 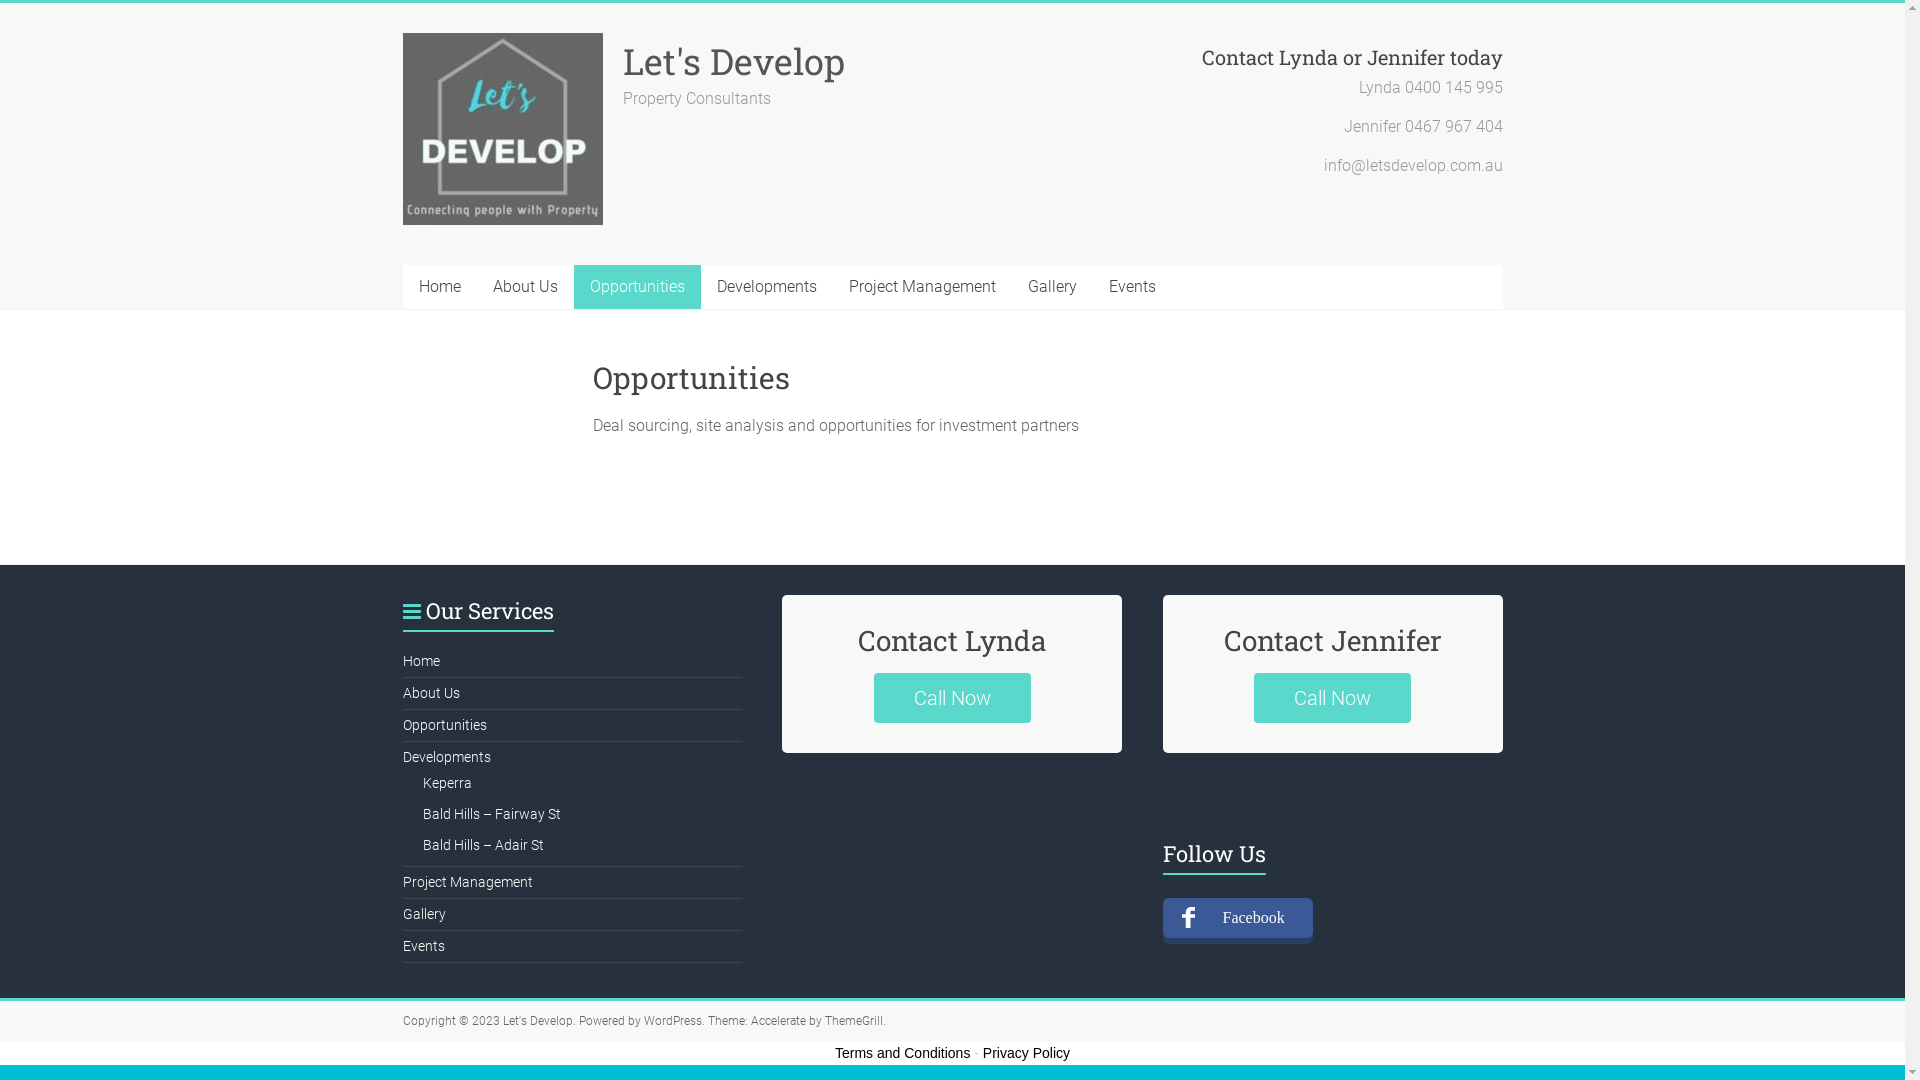 I want to click on 'Events', so click(x=401, y=945).